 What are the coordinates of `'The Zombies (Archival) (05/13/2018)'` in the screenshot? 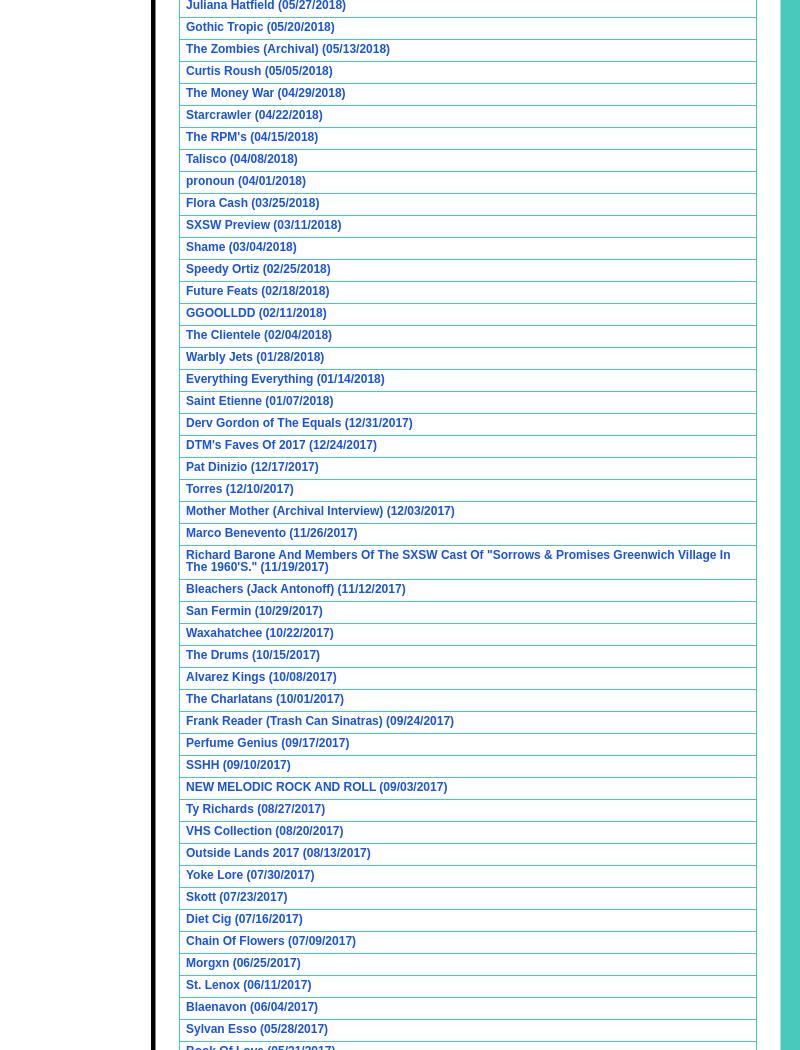 It's located at (288, 48).